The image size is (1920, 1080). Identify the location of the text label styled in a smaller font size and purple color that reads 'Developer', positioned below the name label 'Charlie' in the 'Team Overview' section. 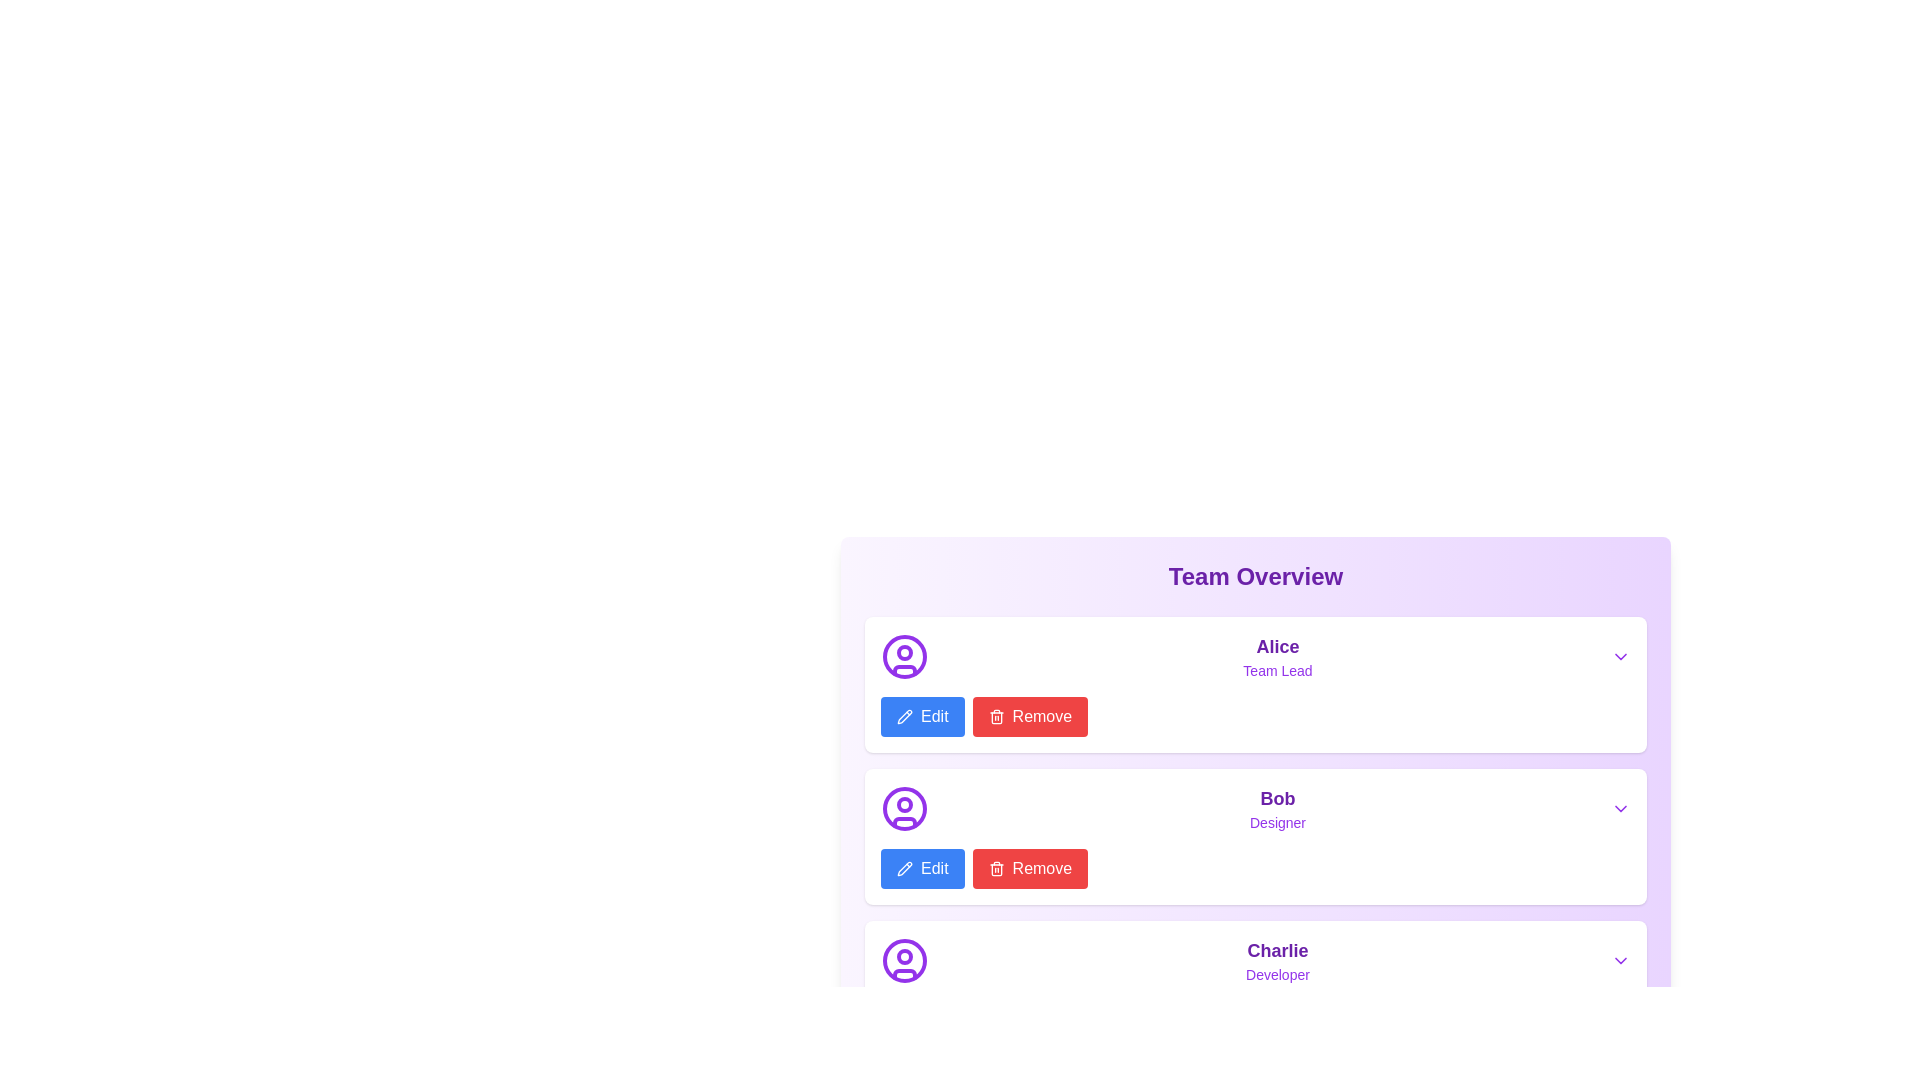
(1276, 974).